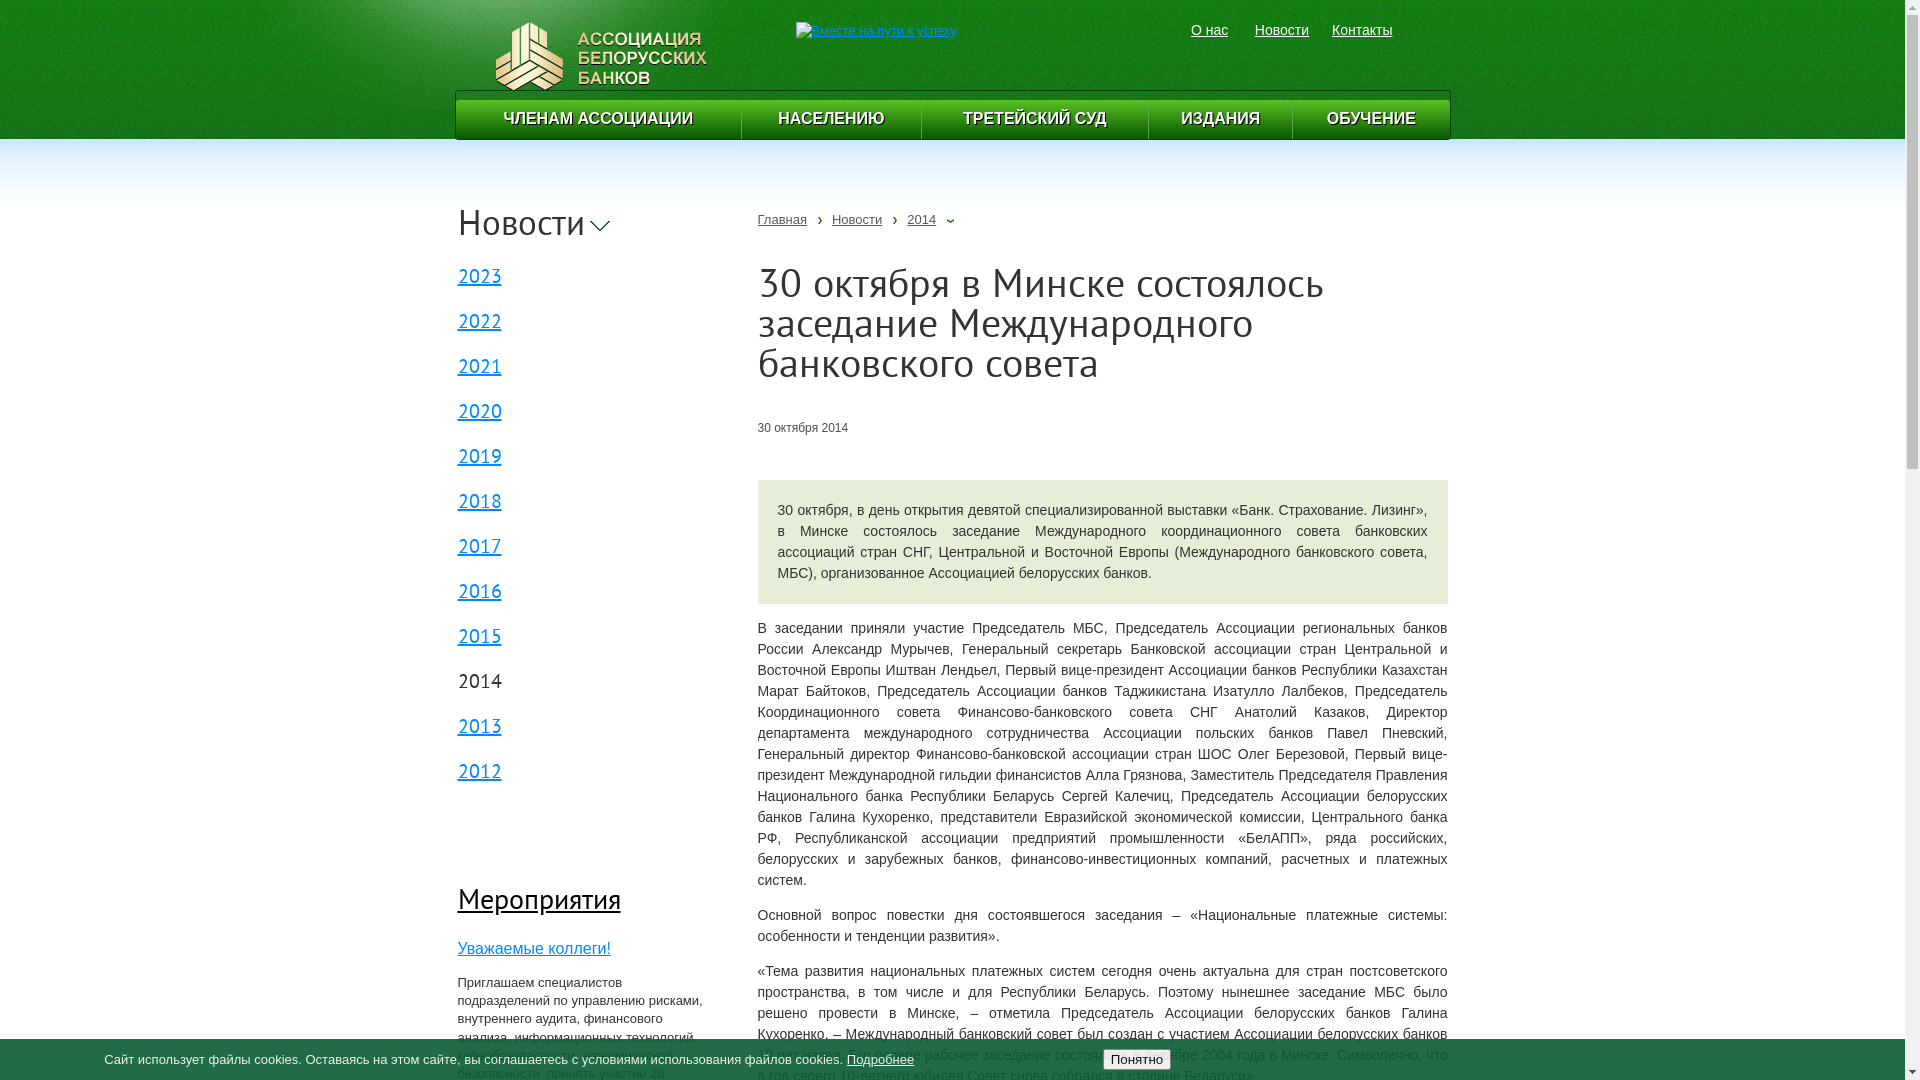 The height and width of the screenshot is (1080, 1920). I want to click on '2017', so click(480, 548).